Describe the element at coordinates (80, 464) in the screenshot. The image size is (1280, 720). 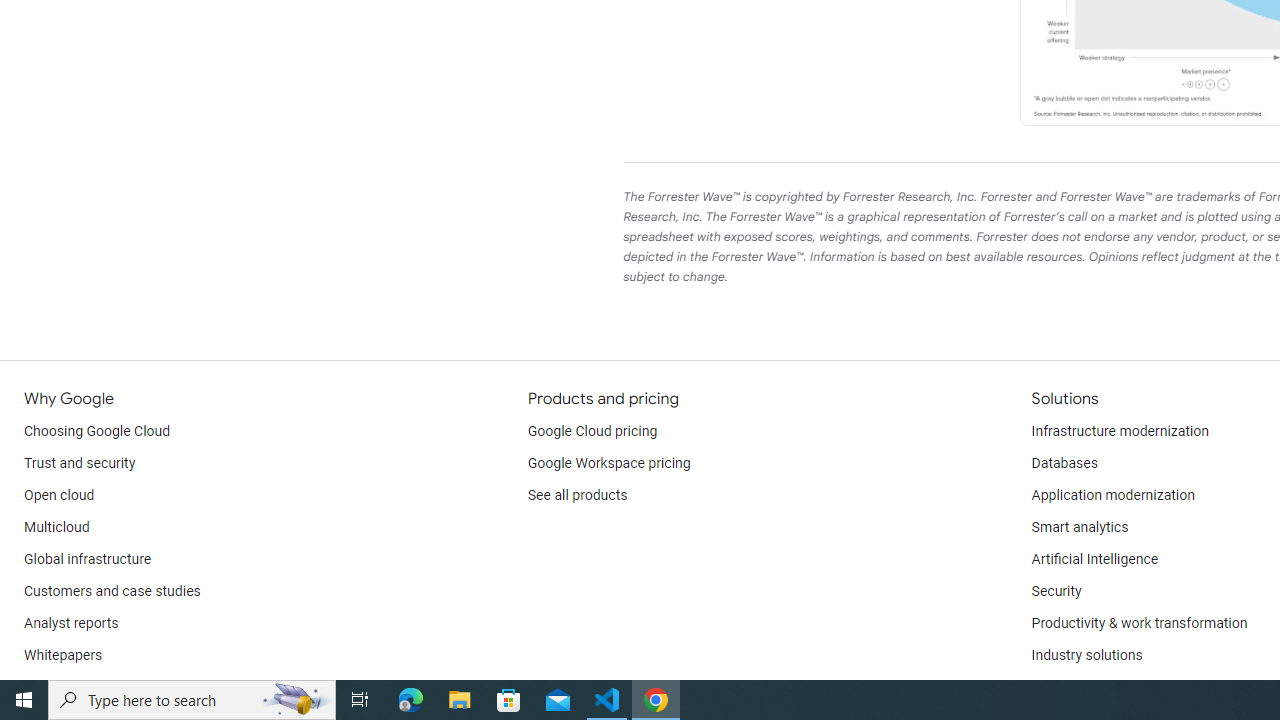
I see `'Trust and security'` at that location.